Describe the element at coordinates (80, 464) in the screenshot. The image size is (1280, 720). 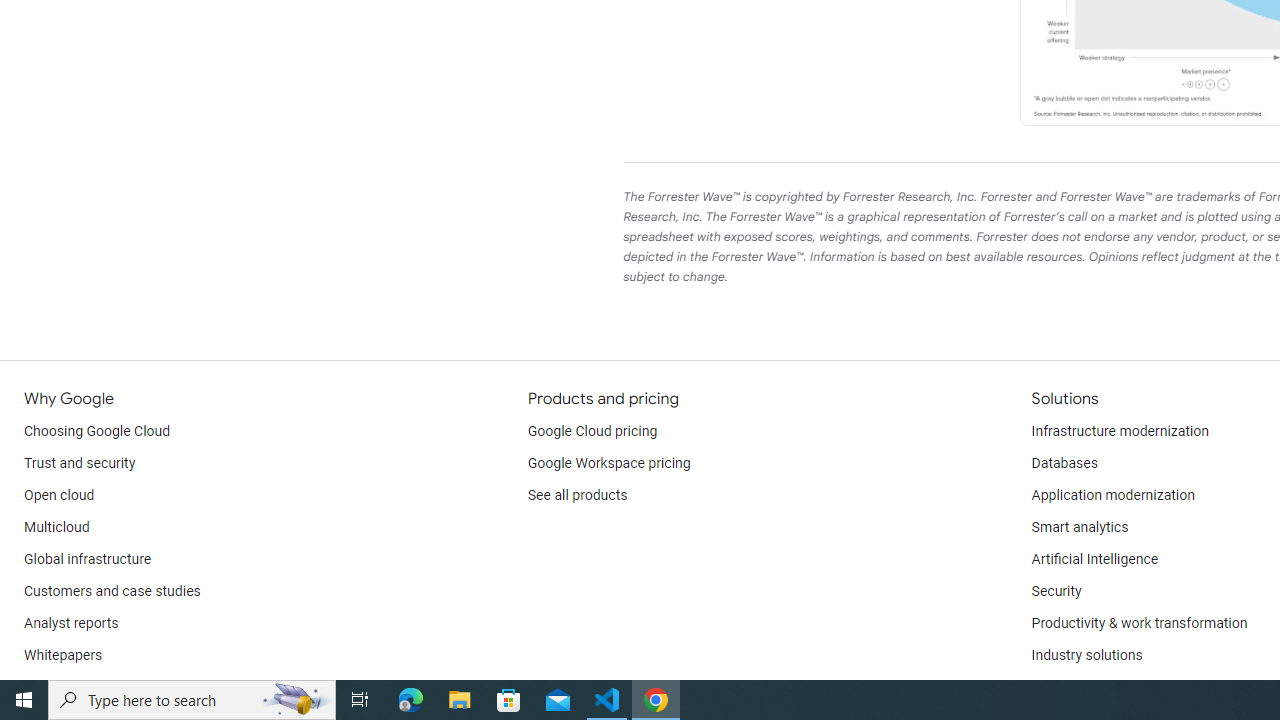
I see `'Trust and security'` at that location.